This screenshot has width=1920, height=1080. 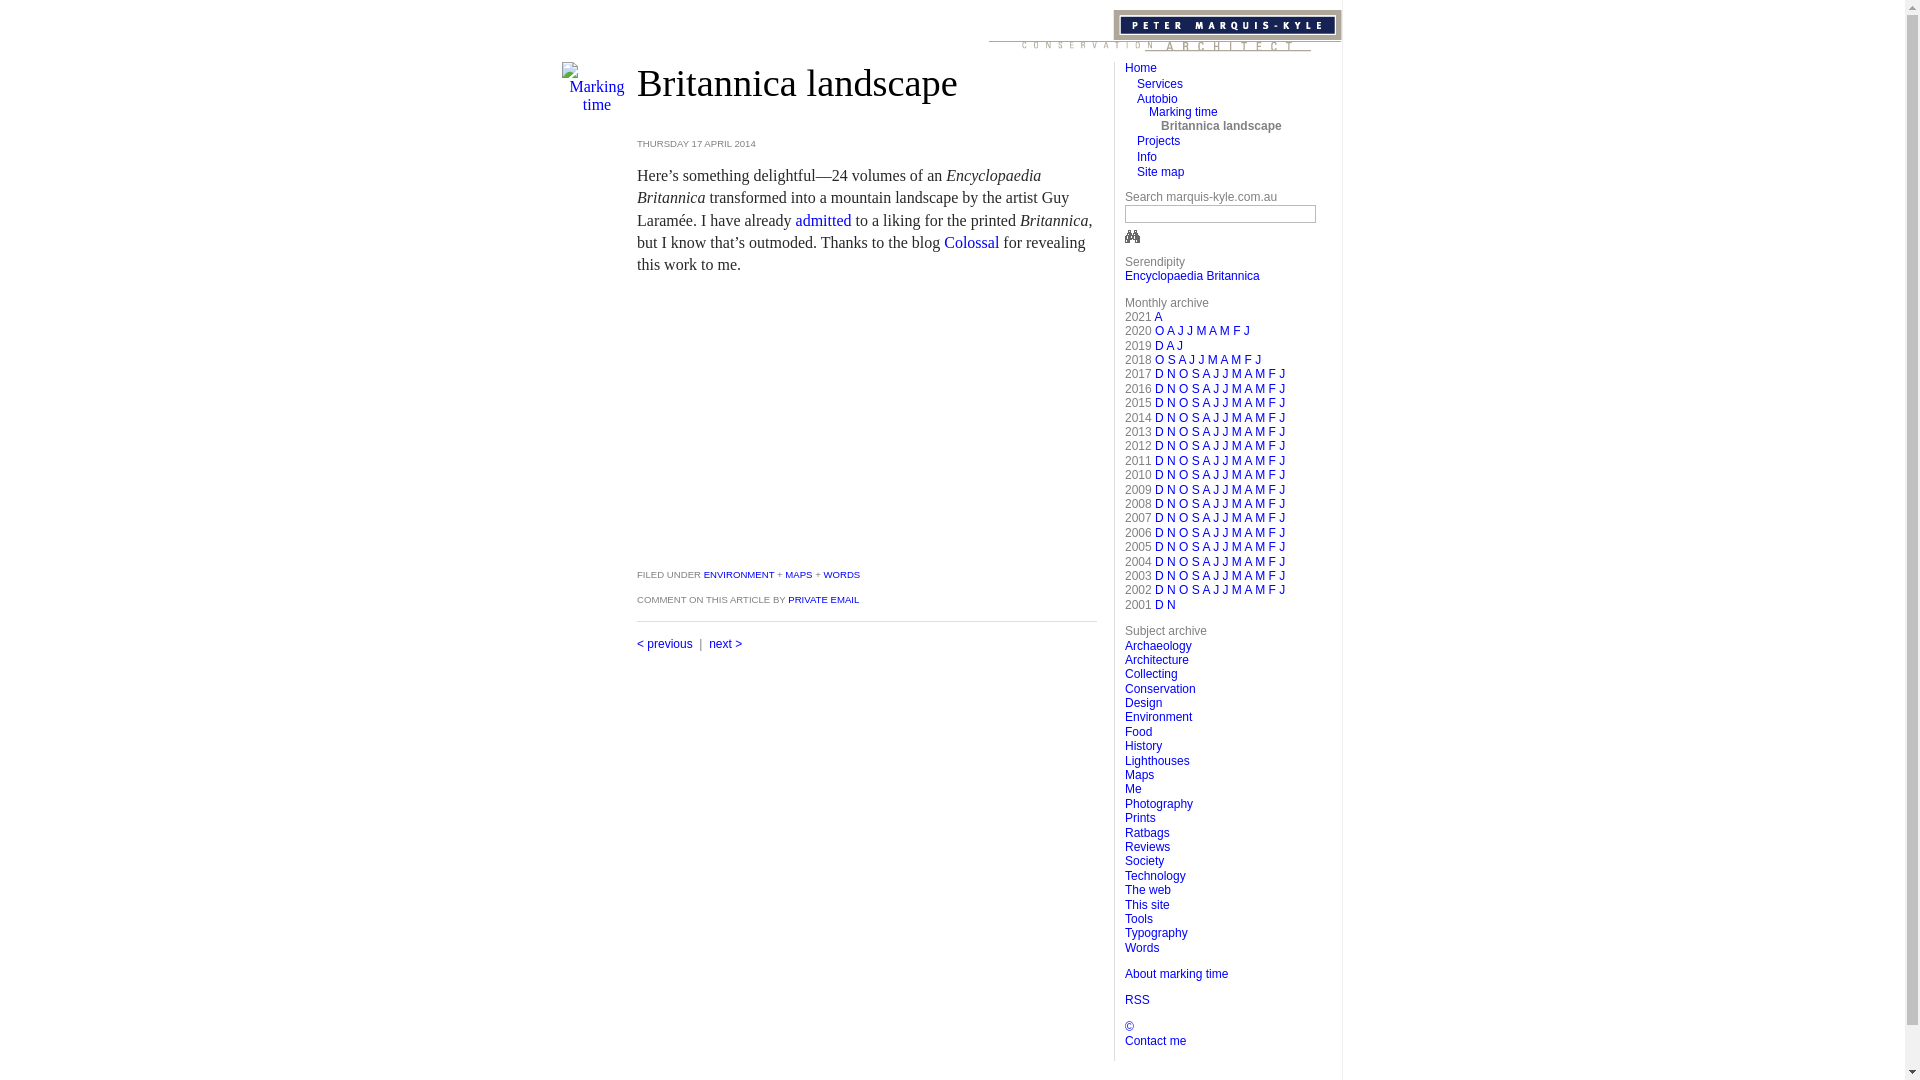 What do you see at coordinates (1183, 374) in the screenshot?
I see `'O'` at bounding box center [1183, 374].